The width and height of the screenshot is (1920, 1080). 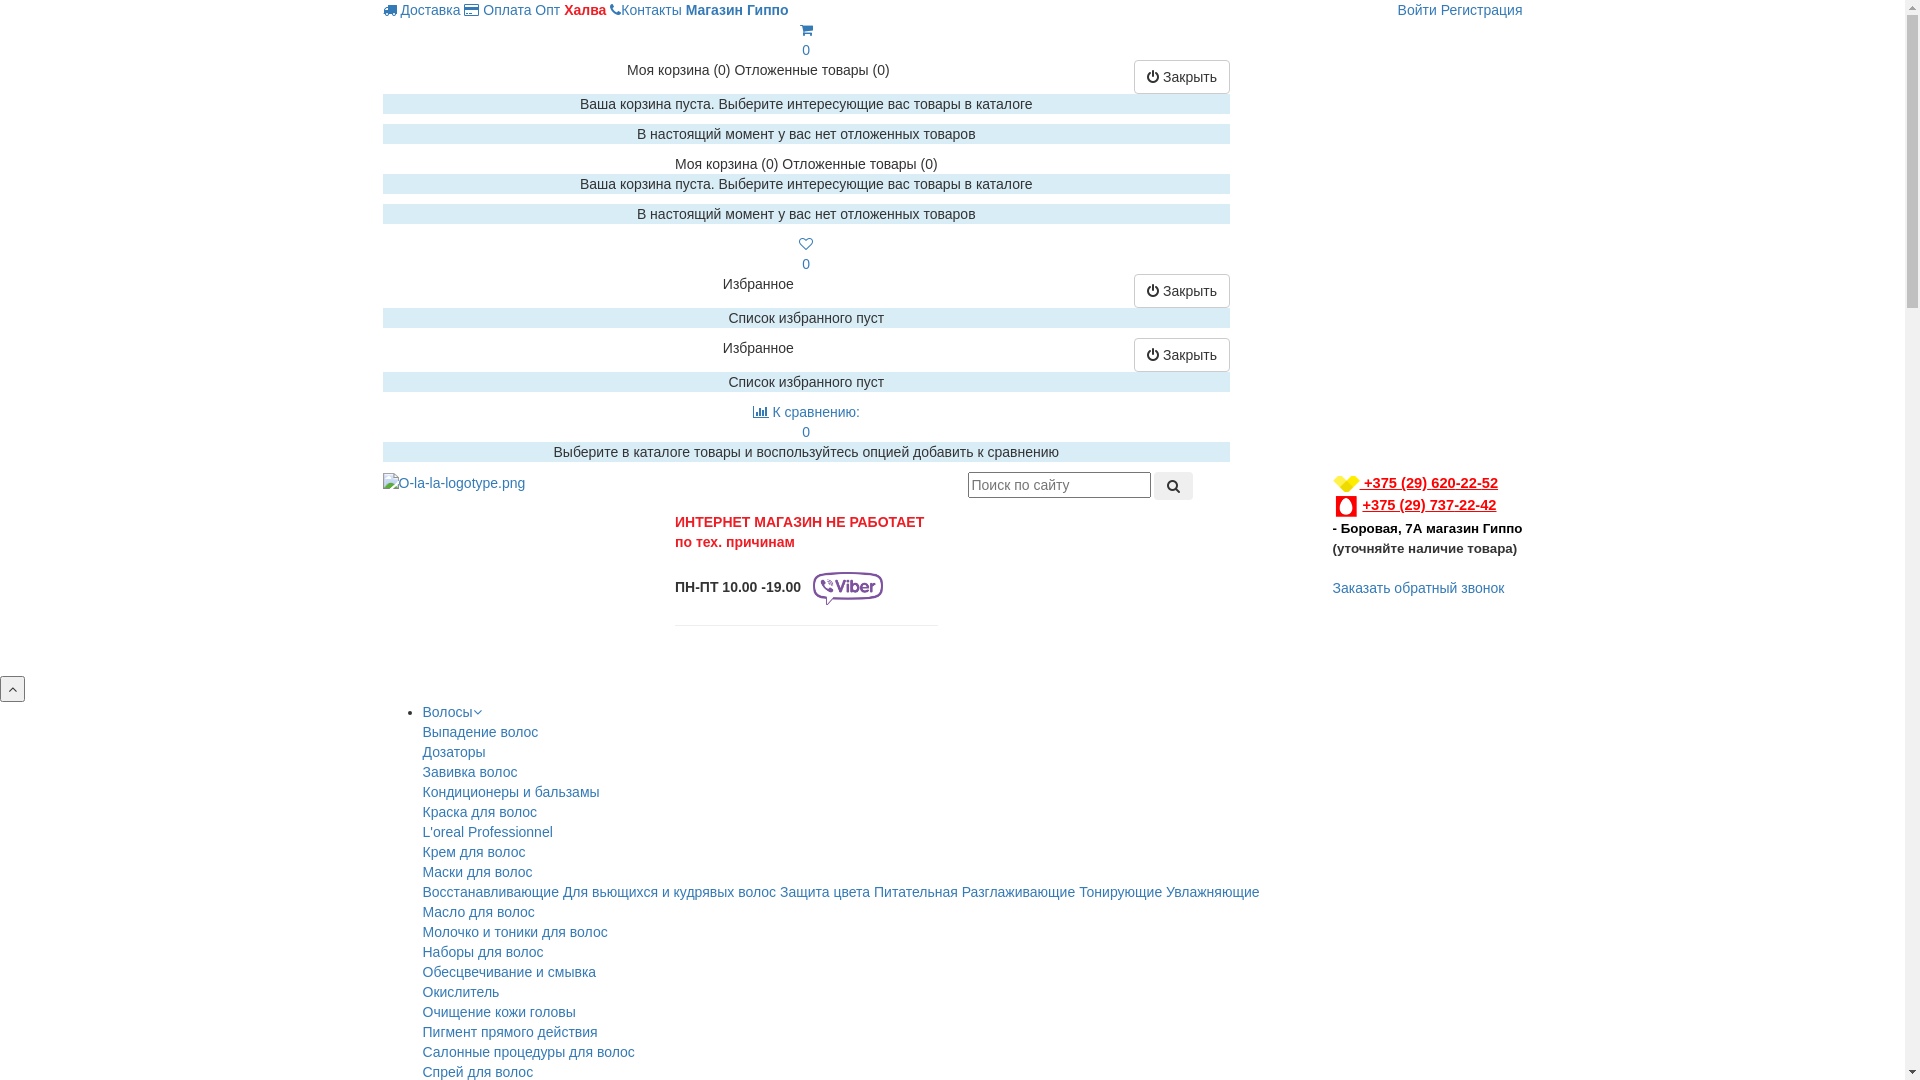 I want to click on 'O-la-la-logotype.png', so click(x=452, y=482).